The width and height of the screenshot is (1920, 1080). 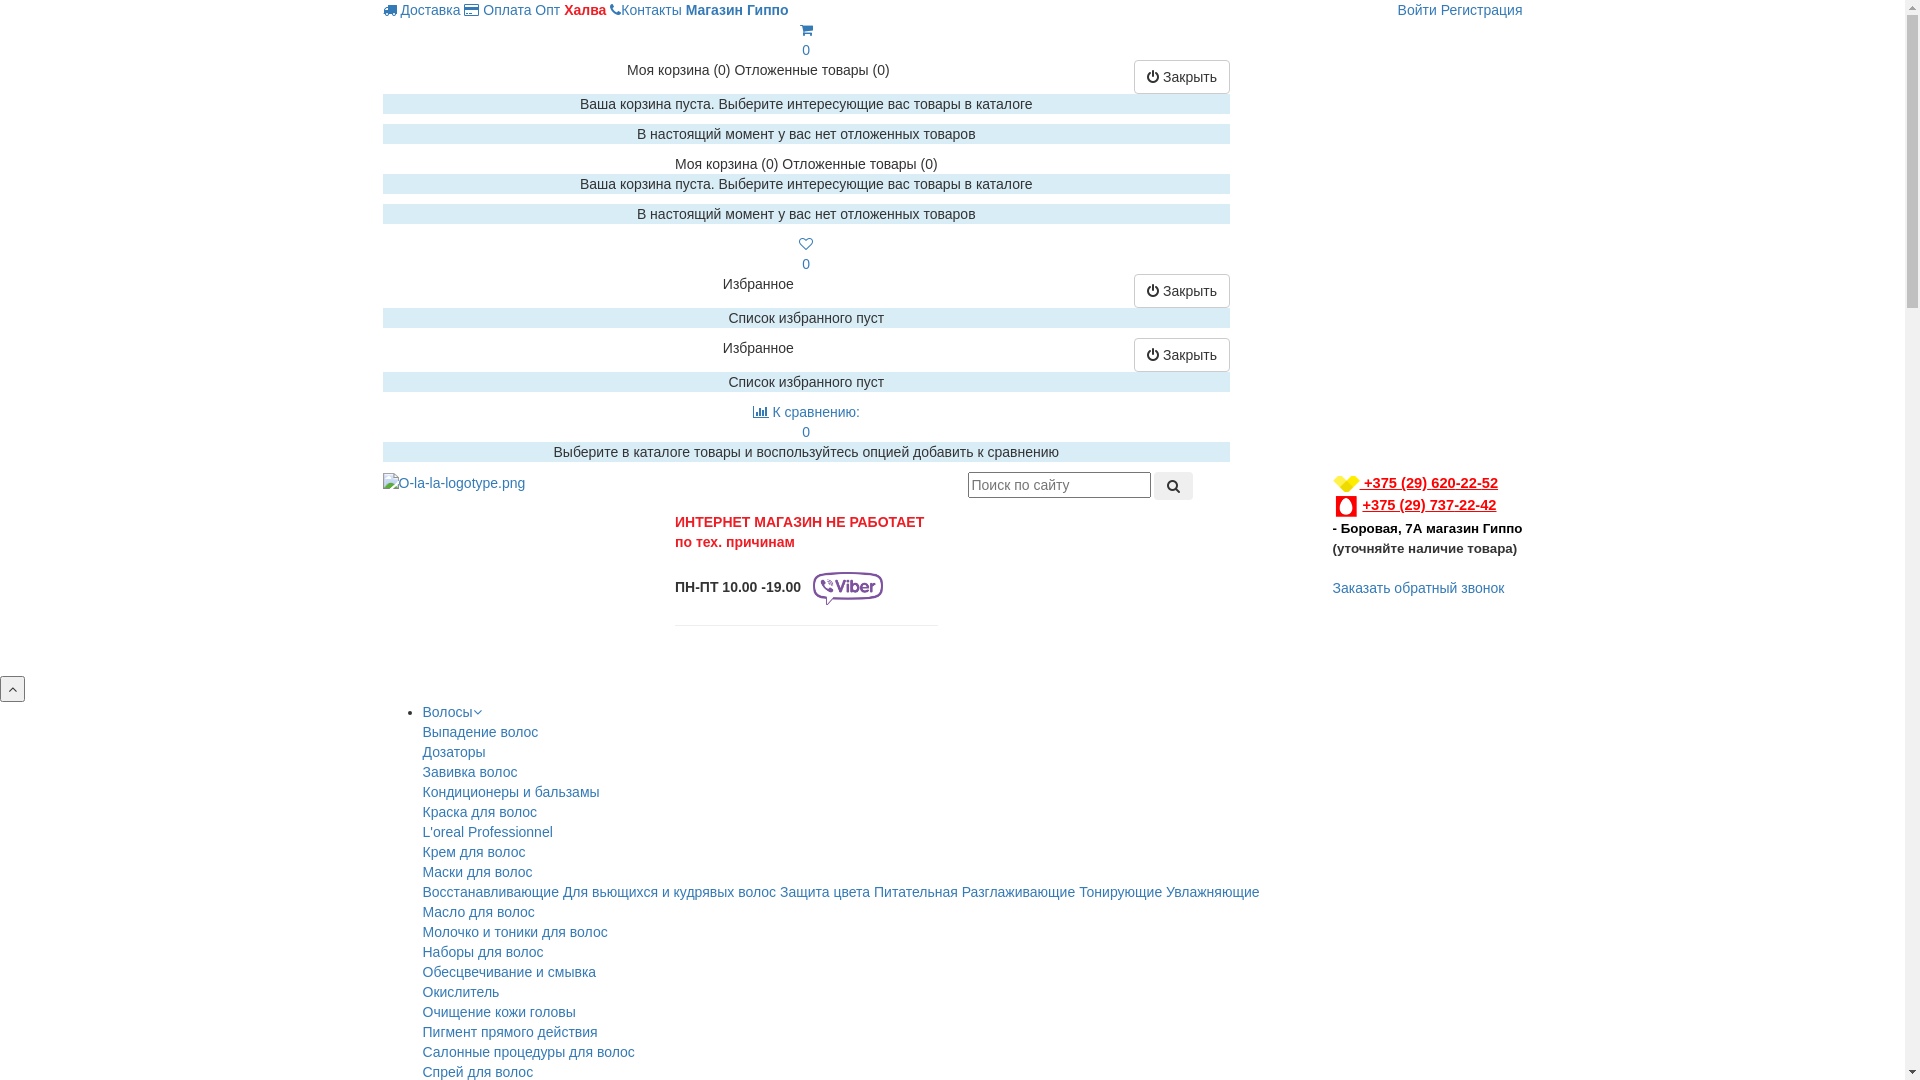 I want to click on 'O-la-la-logotype.png', so click(x=452, y=482).